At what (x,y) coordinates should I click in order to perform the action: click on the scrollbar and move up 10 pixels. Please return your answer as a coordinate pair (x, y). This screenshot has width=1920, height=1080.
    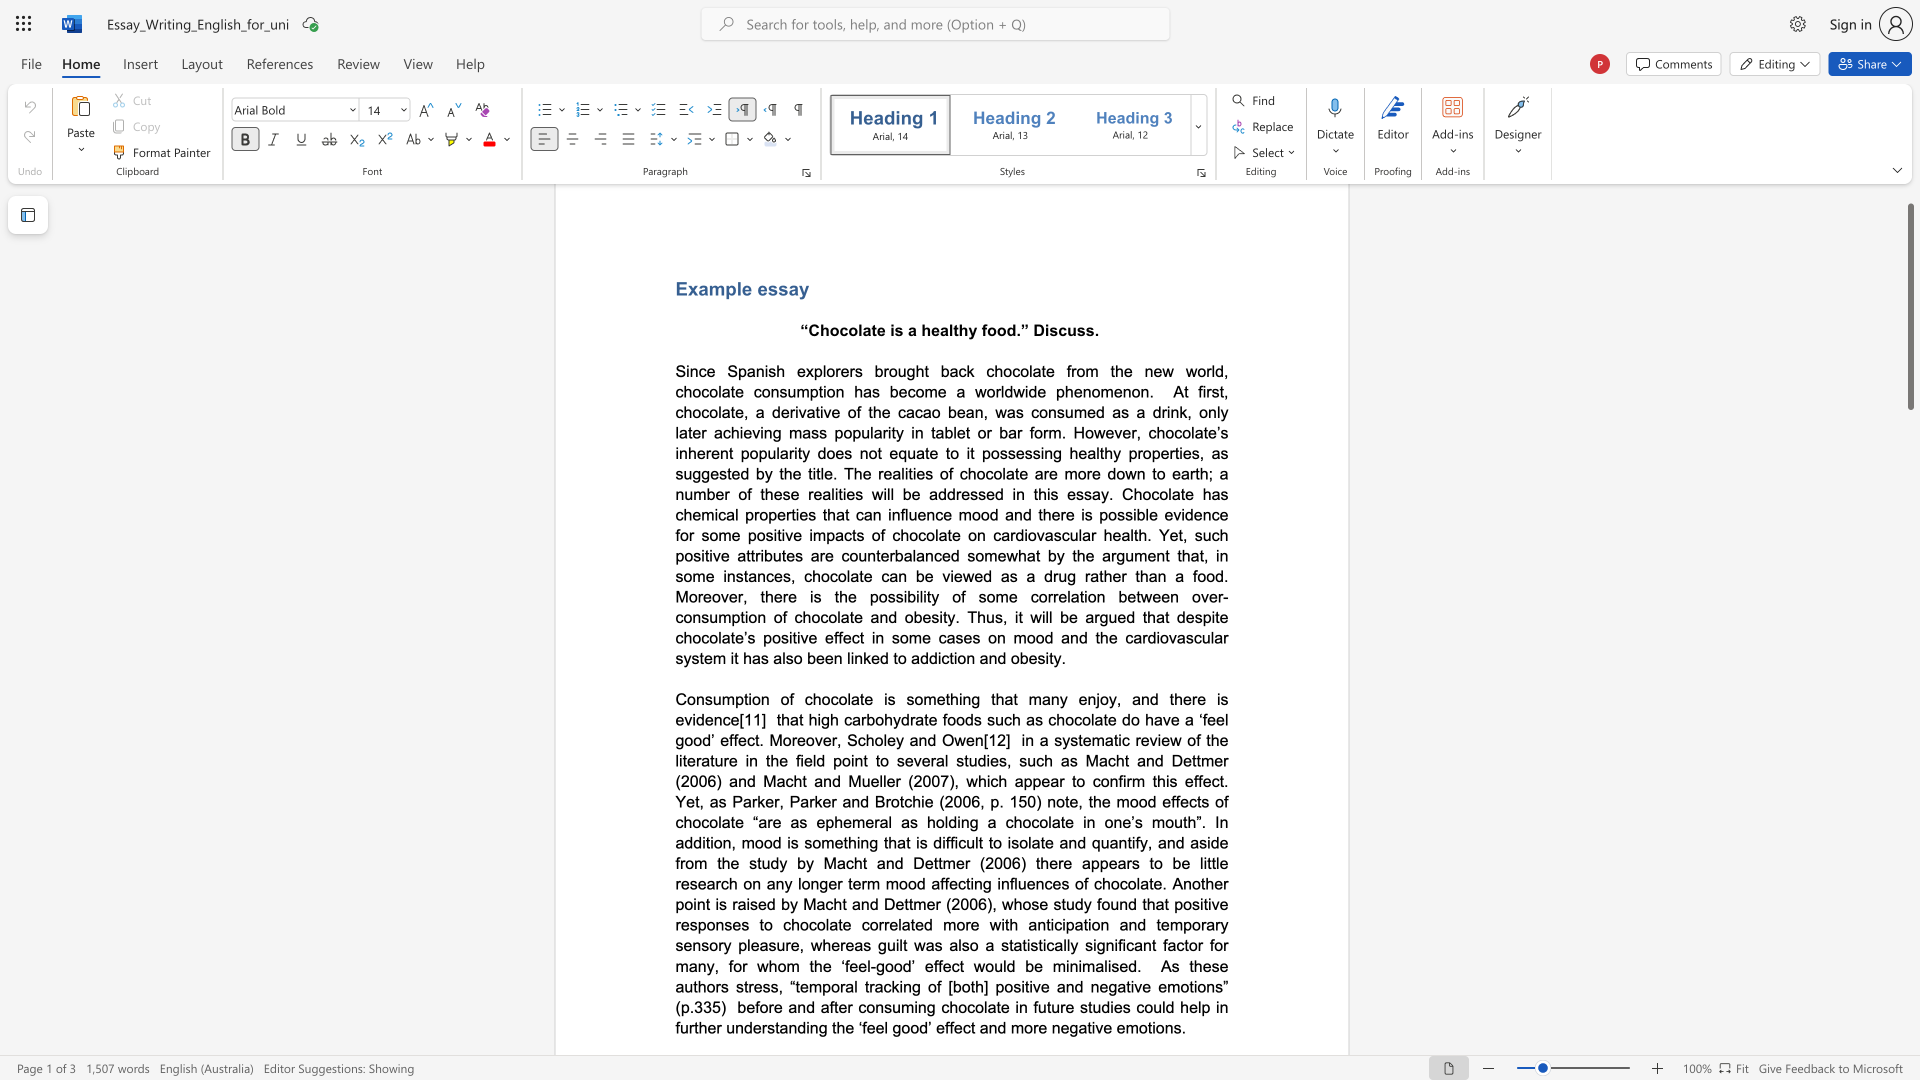
    Looking at the image, I should click on (1909, 306).